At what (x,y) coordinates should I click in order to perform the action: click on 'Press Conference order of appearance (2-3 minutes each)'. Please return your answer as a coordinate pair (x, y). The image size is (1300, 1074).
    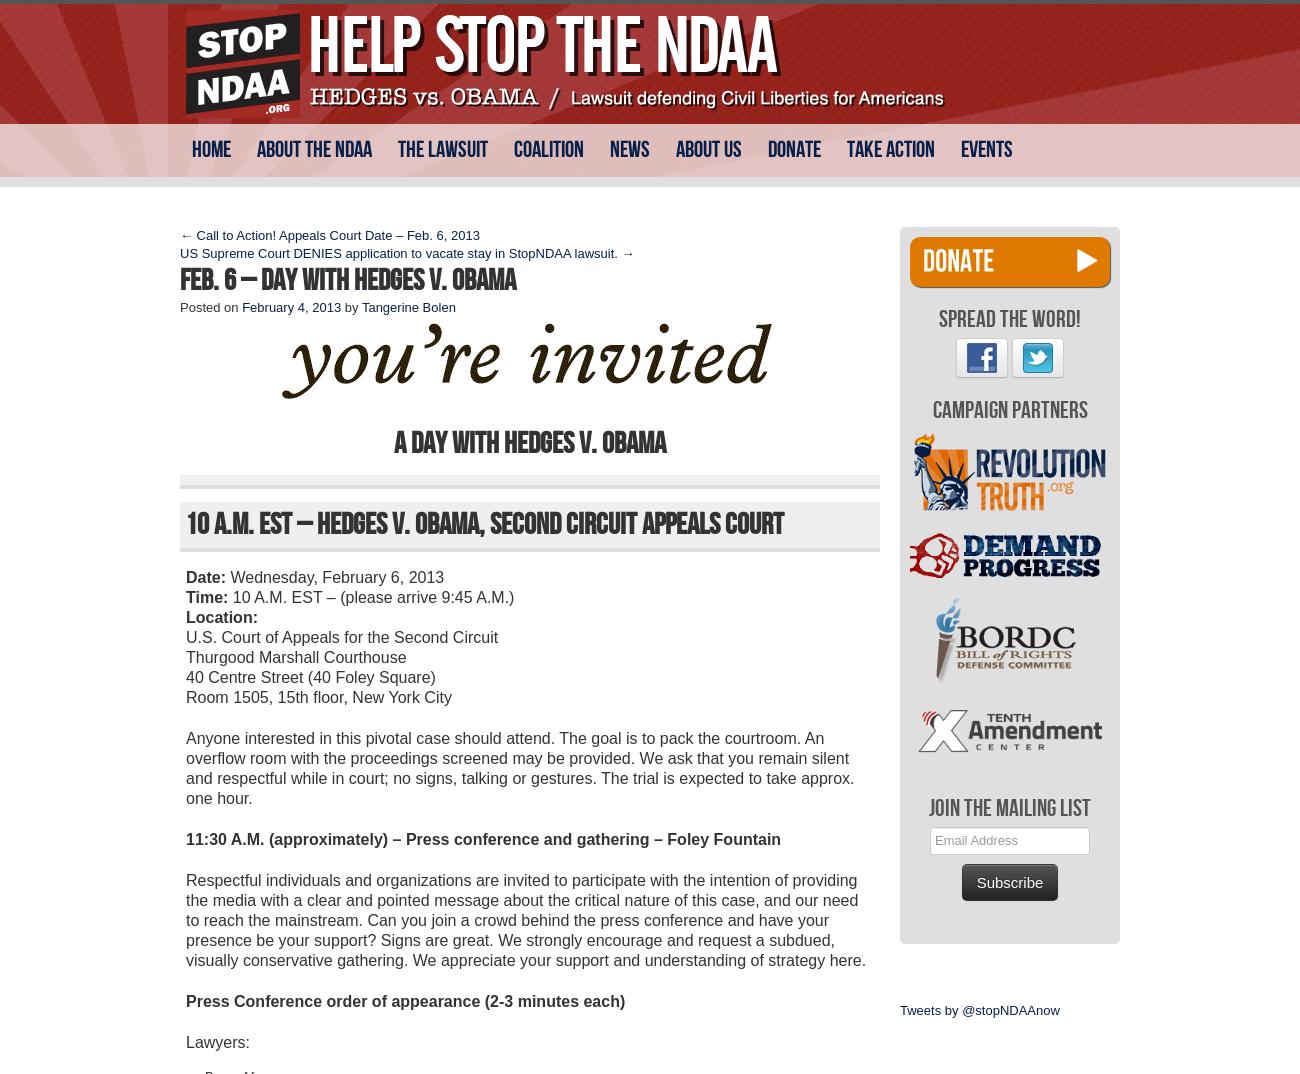
    Looking at the image, I should click on (405, 1000).